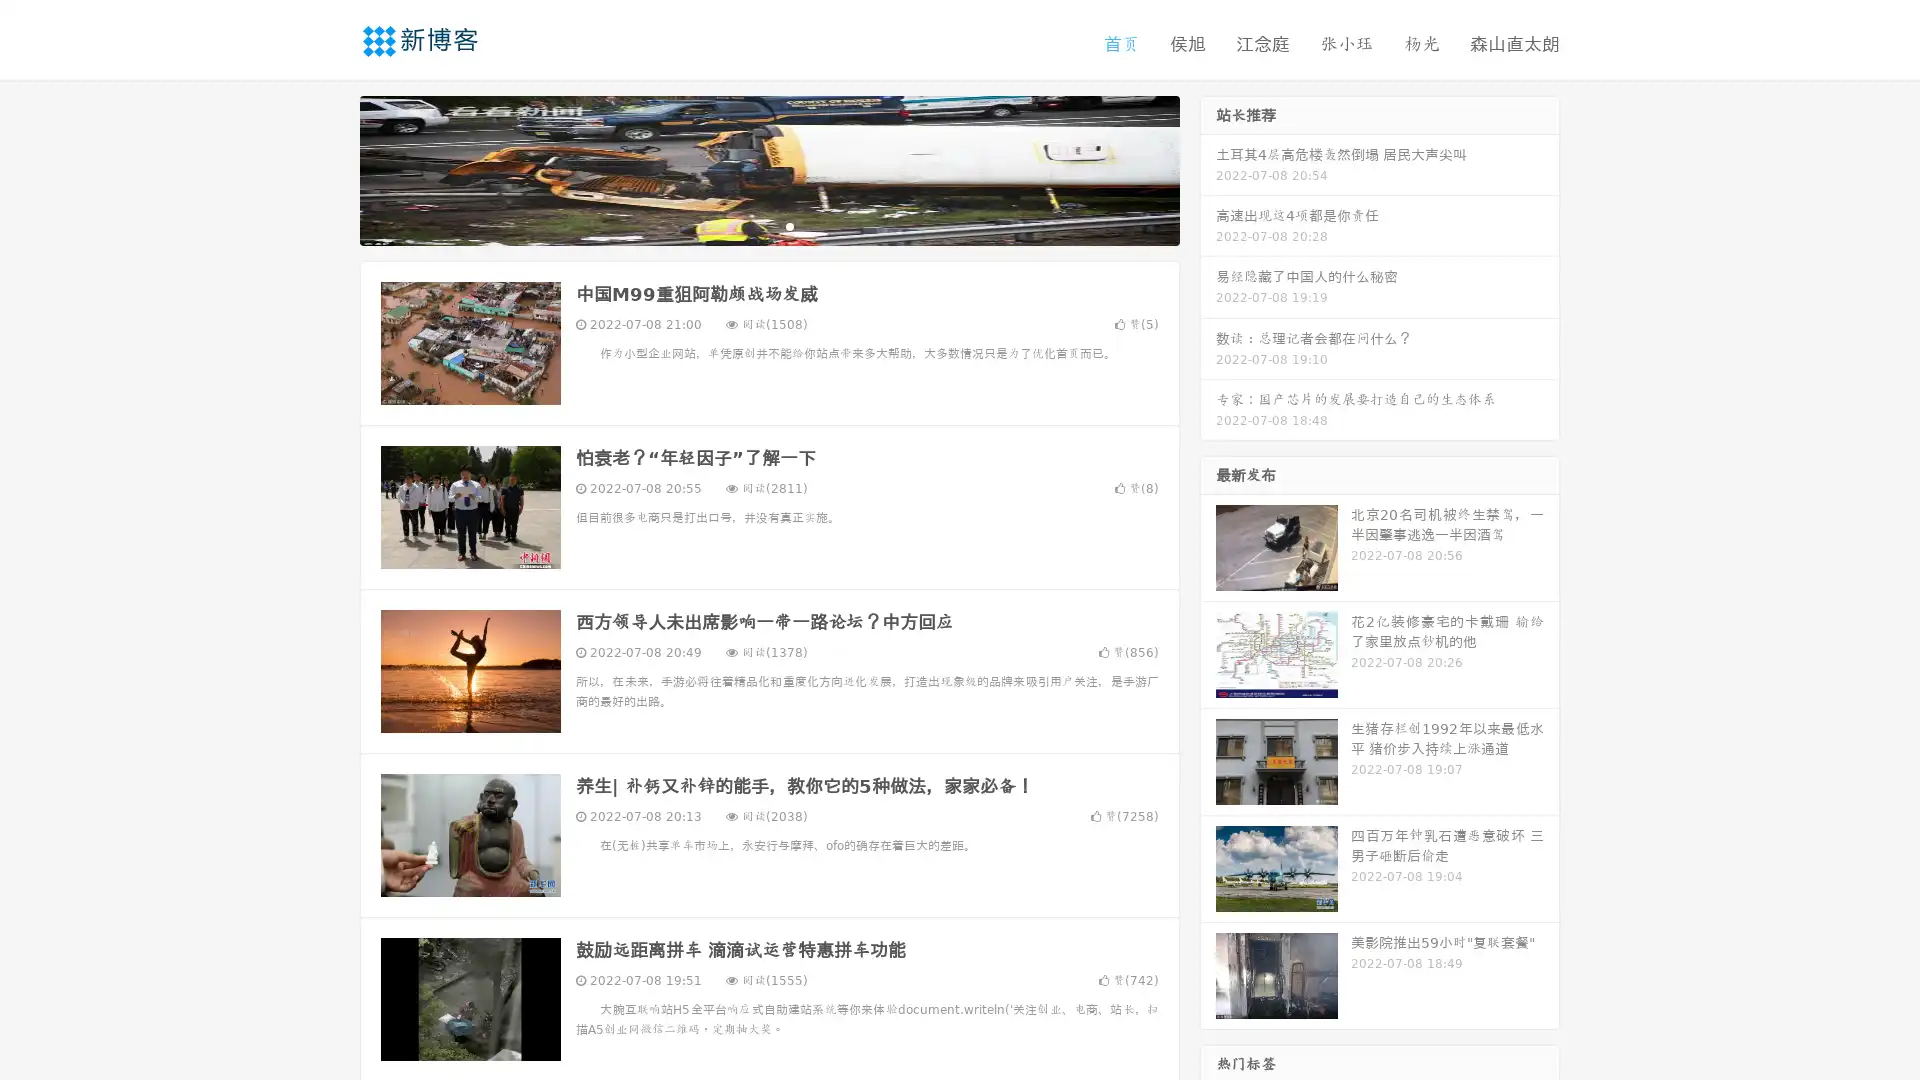  I want to click on Next slide, so click(1208, 168).